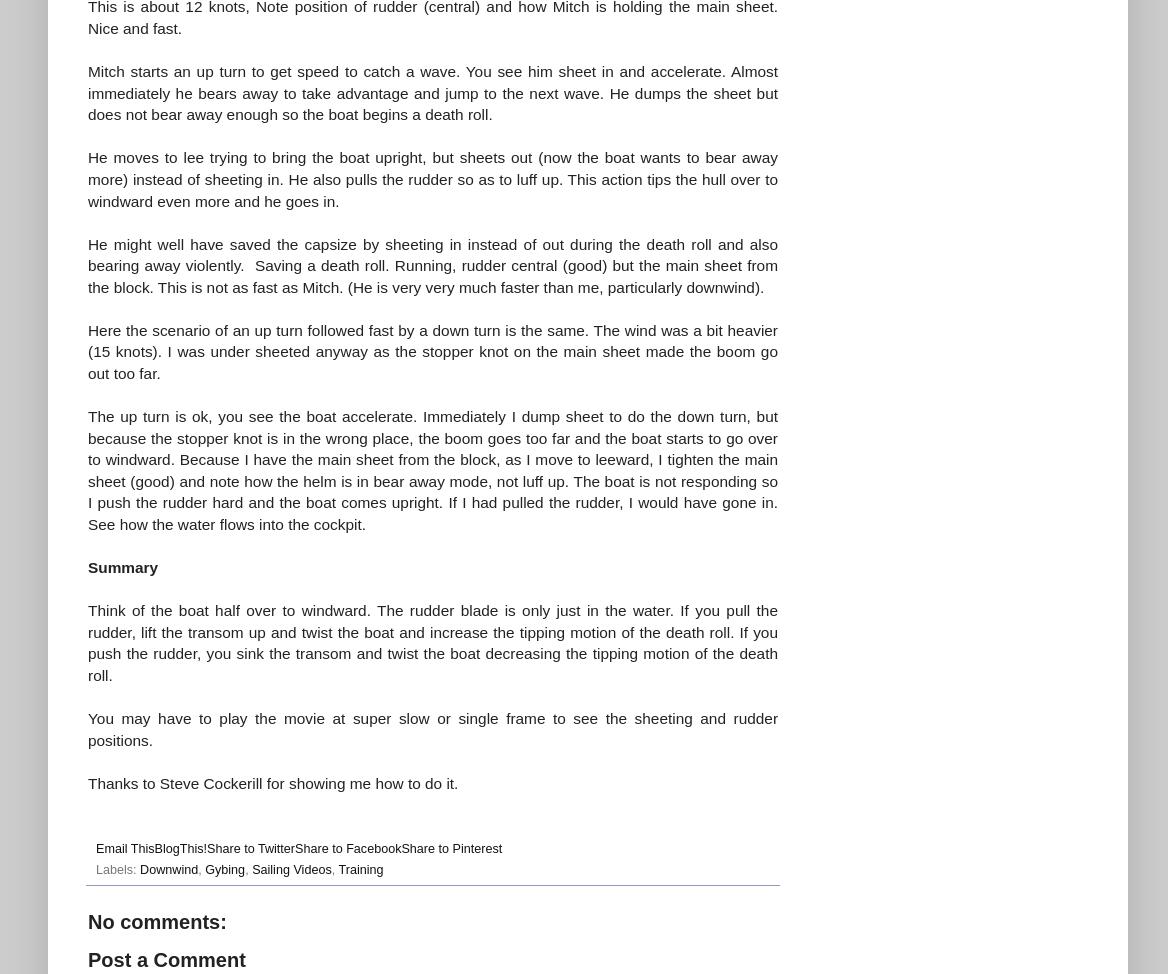  I want to click on 'Here the scenario of an up turn followed fast
by a down turn is the same. The wind', so click(371, 329).